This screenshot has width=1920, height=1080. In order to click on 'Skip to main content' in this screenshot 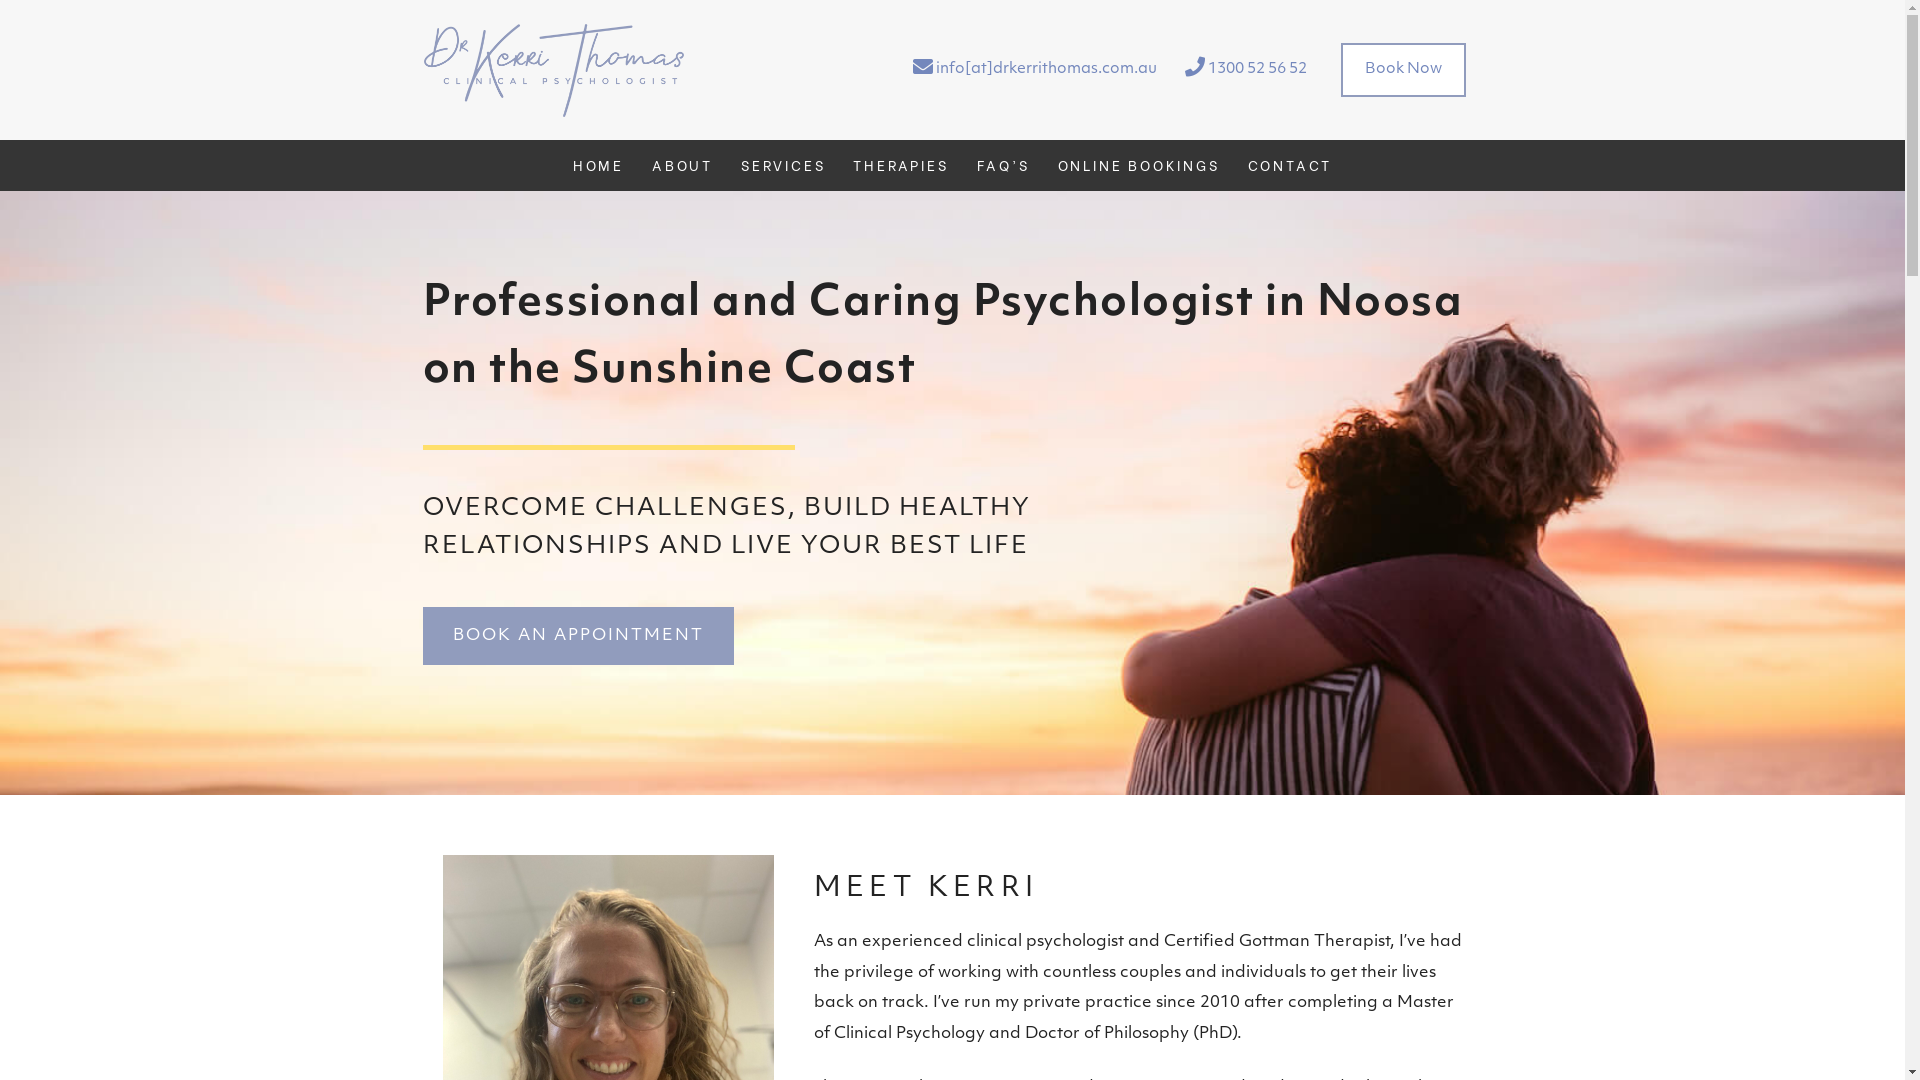, I will do `click(40, 0)`.